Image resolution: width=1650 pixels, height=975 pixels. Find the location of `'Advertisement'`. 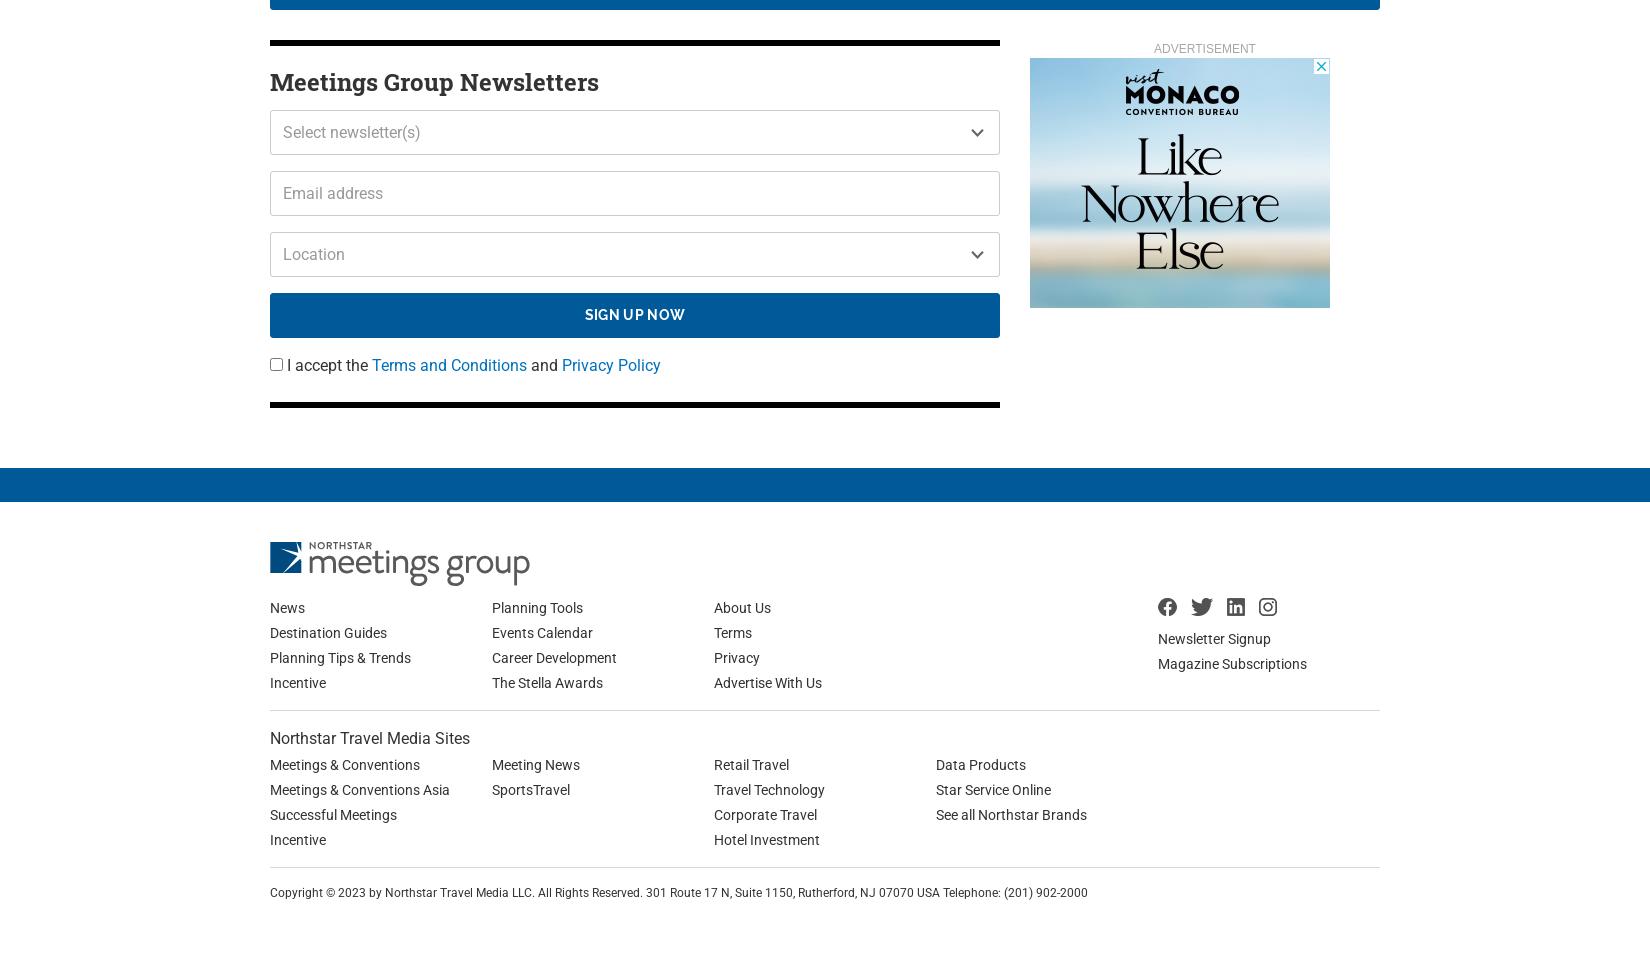

'Advertisement' is located at coordinates (1204, 47).